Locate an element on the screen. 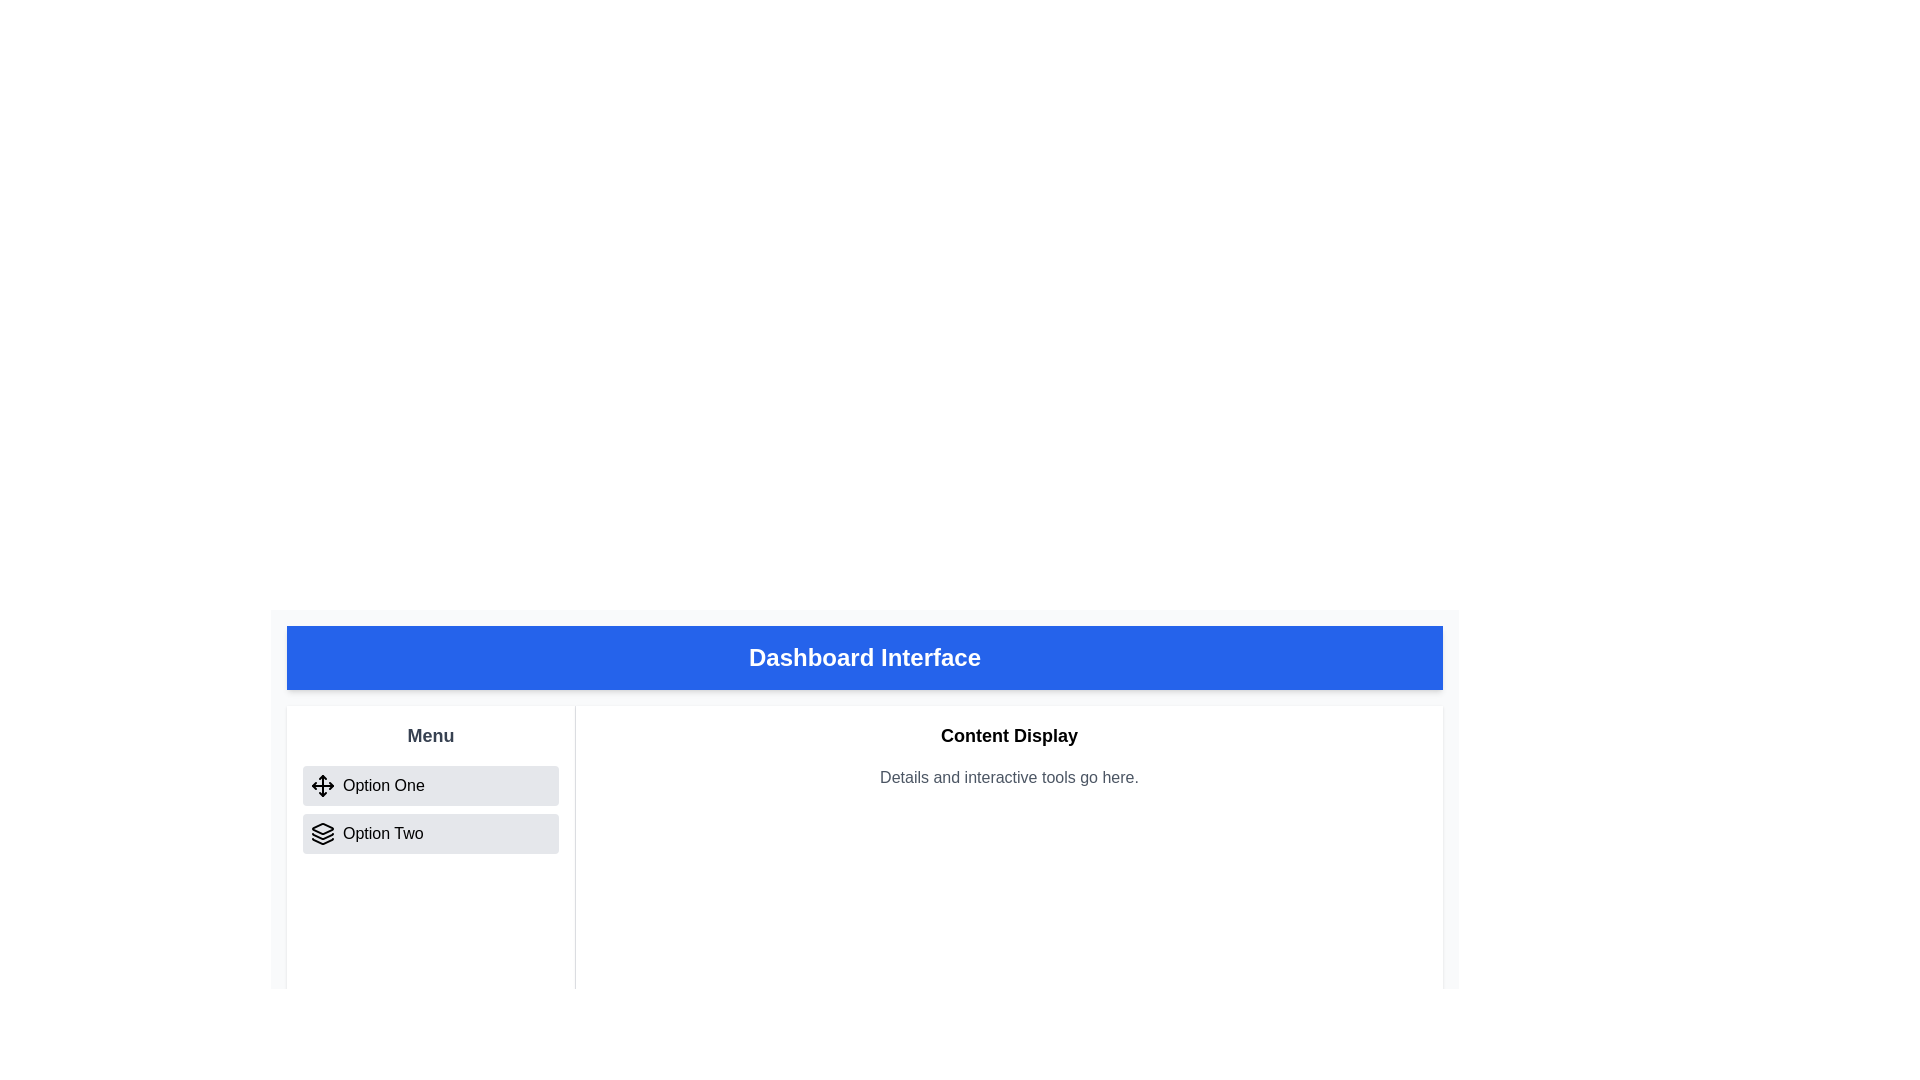  the top layer icon representing a stack concept adjacent to the 'Option Two' label in the left-side menu under the 'Menu' header is located at coordinates (322, 829).